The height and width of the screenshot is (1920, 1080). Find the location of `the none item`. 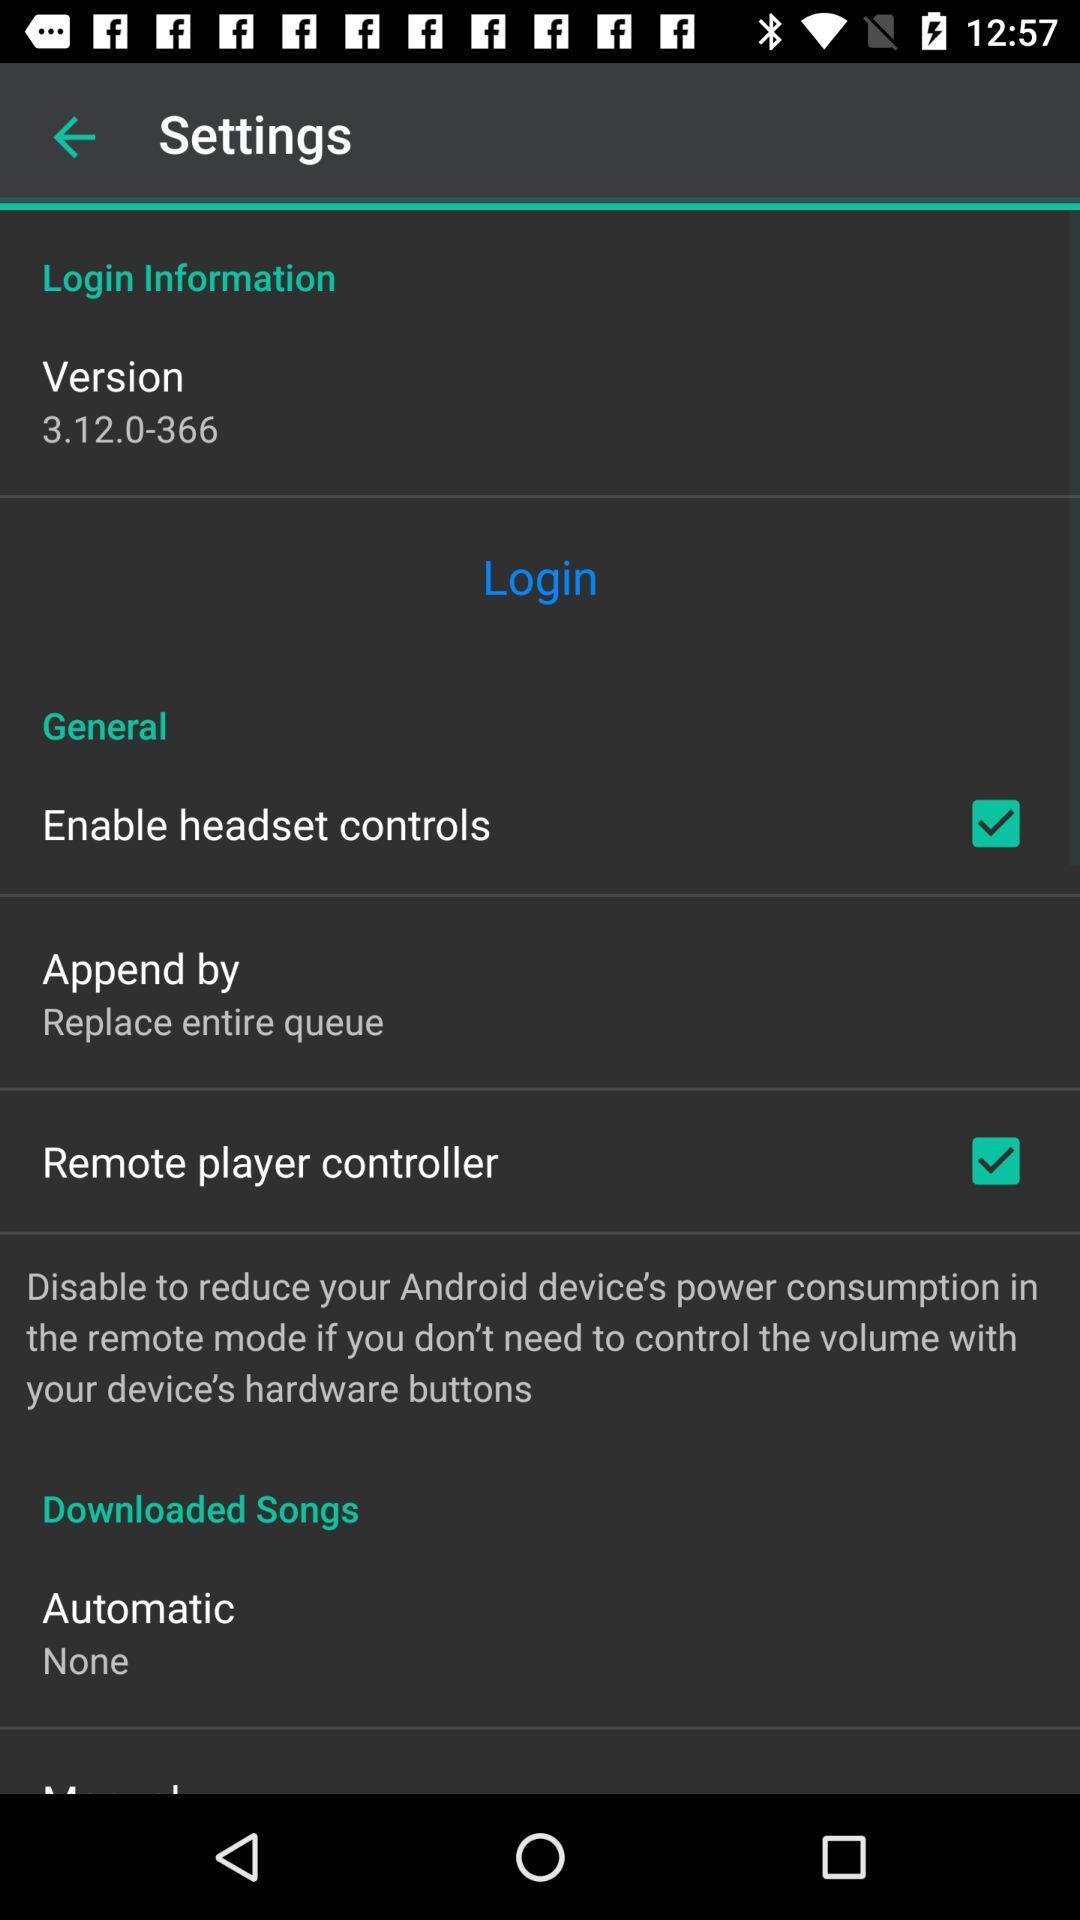

the none item is located at coordinates (84, 1659).